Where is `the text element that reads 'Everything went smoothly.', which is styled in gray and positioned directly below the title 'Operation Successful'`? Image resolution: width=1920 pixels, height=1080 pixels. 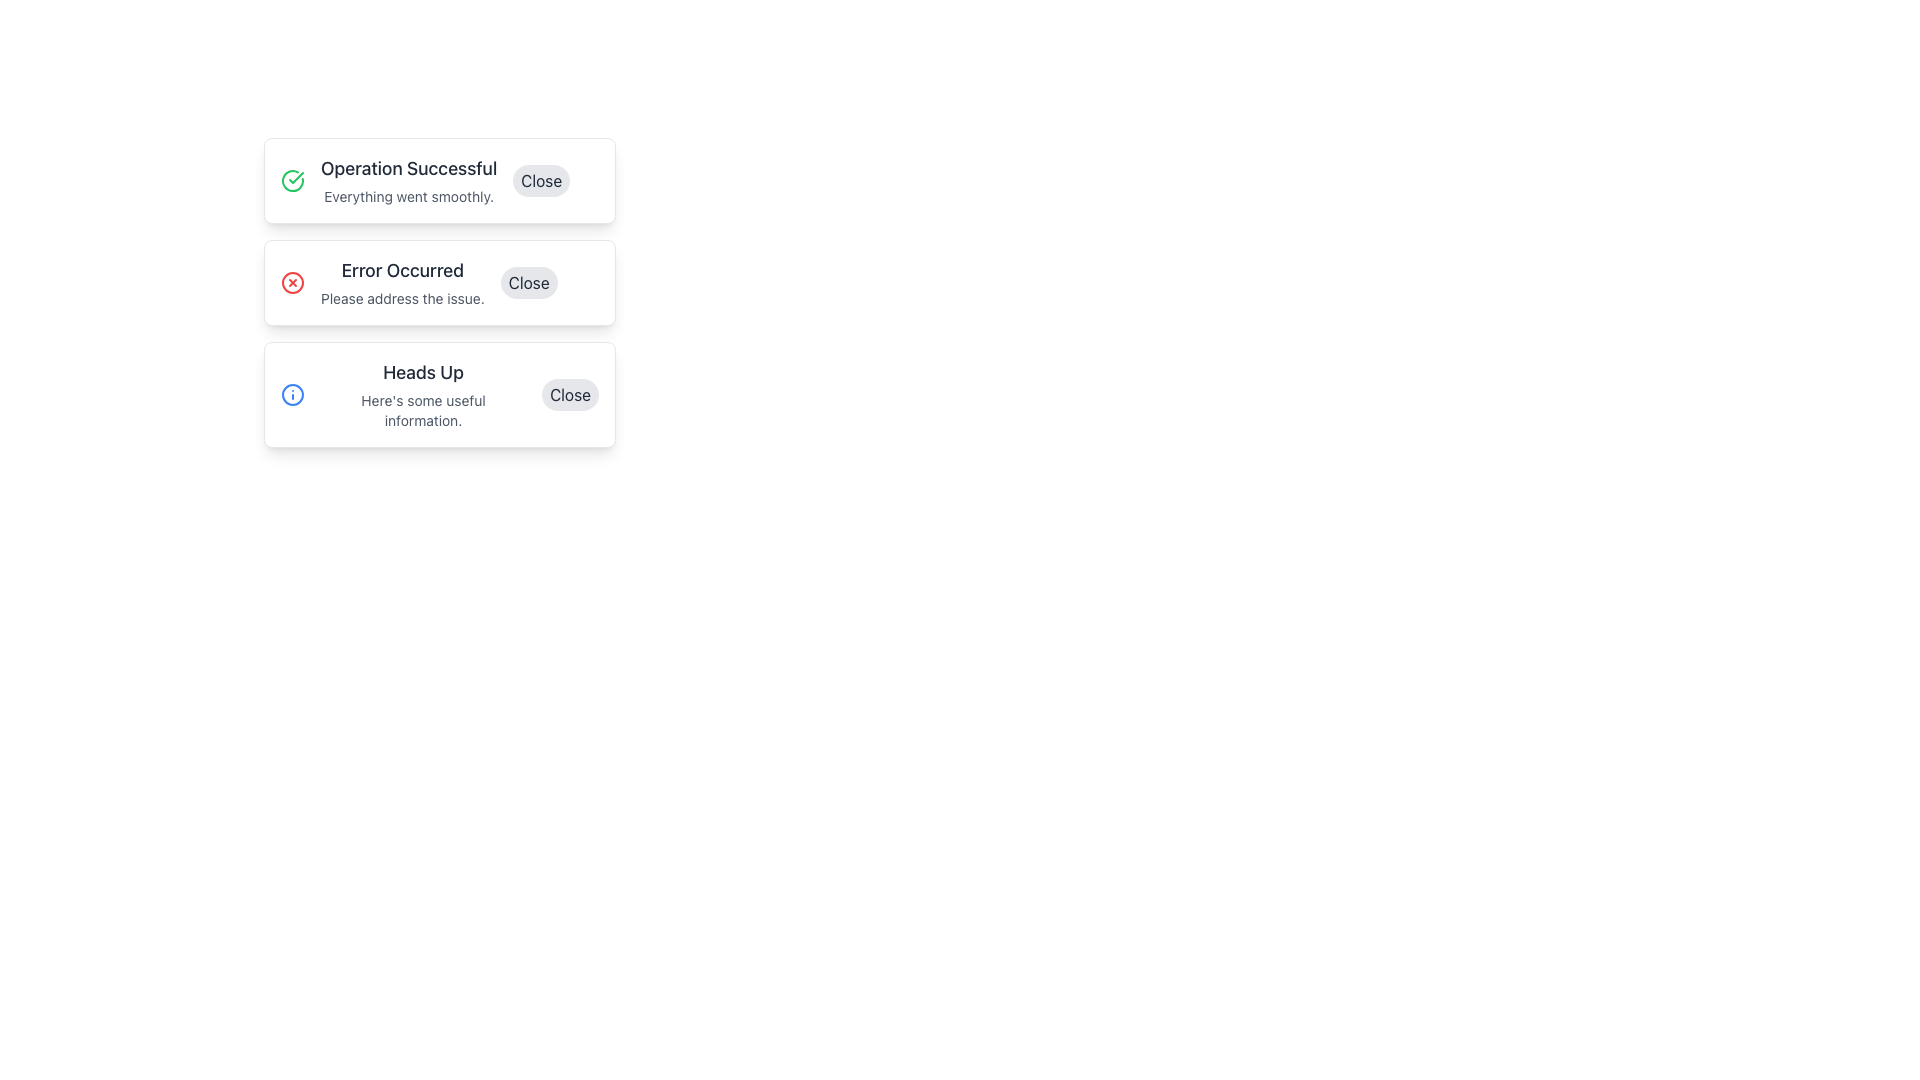 the text element that reads 'Everything went smoothly.', which is styled in gray and positioned directly below the title 'Operation Successful' is located at coordinates (408, 196).